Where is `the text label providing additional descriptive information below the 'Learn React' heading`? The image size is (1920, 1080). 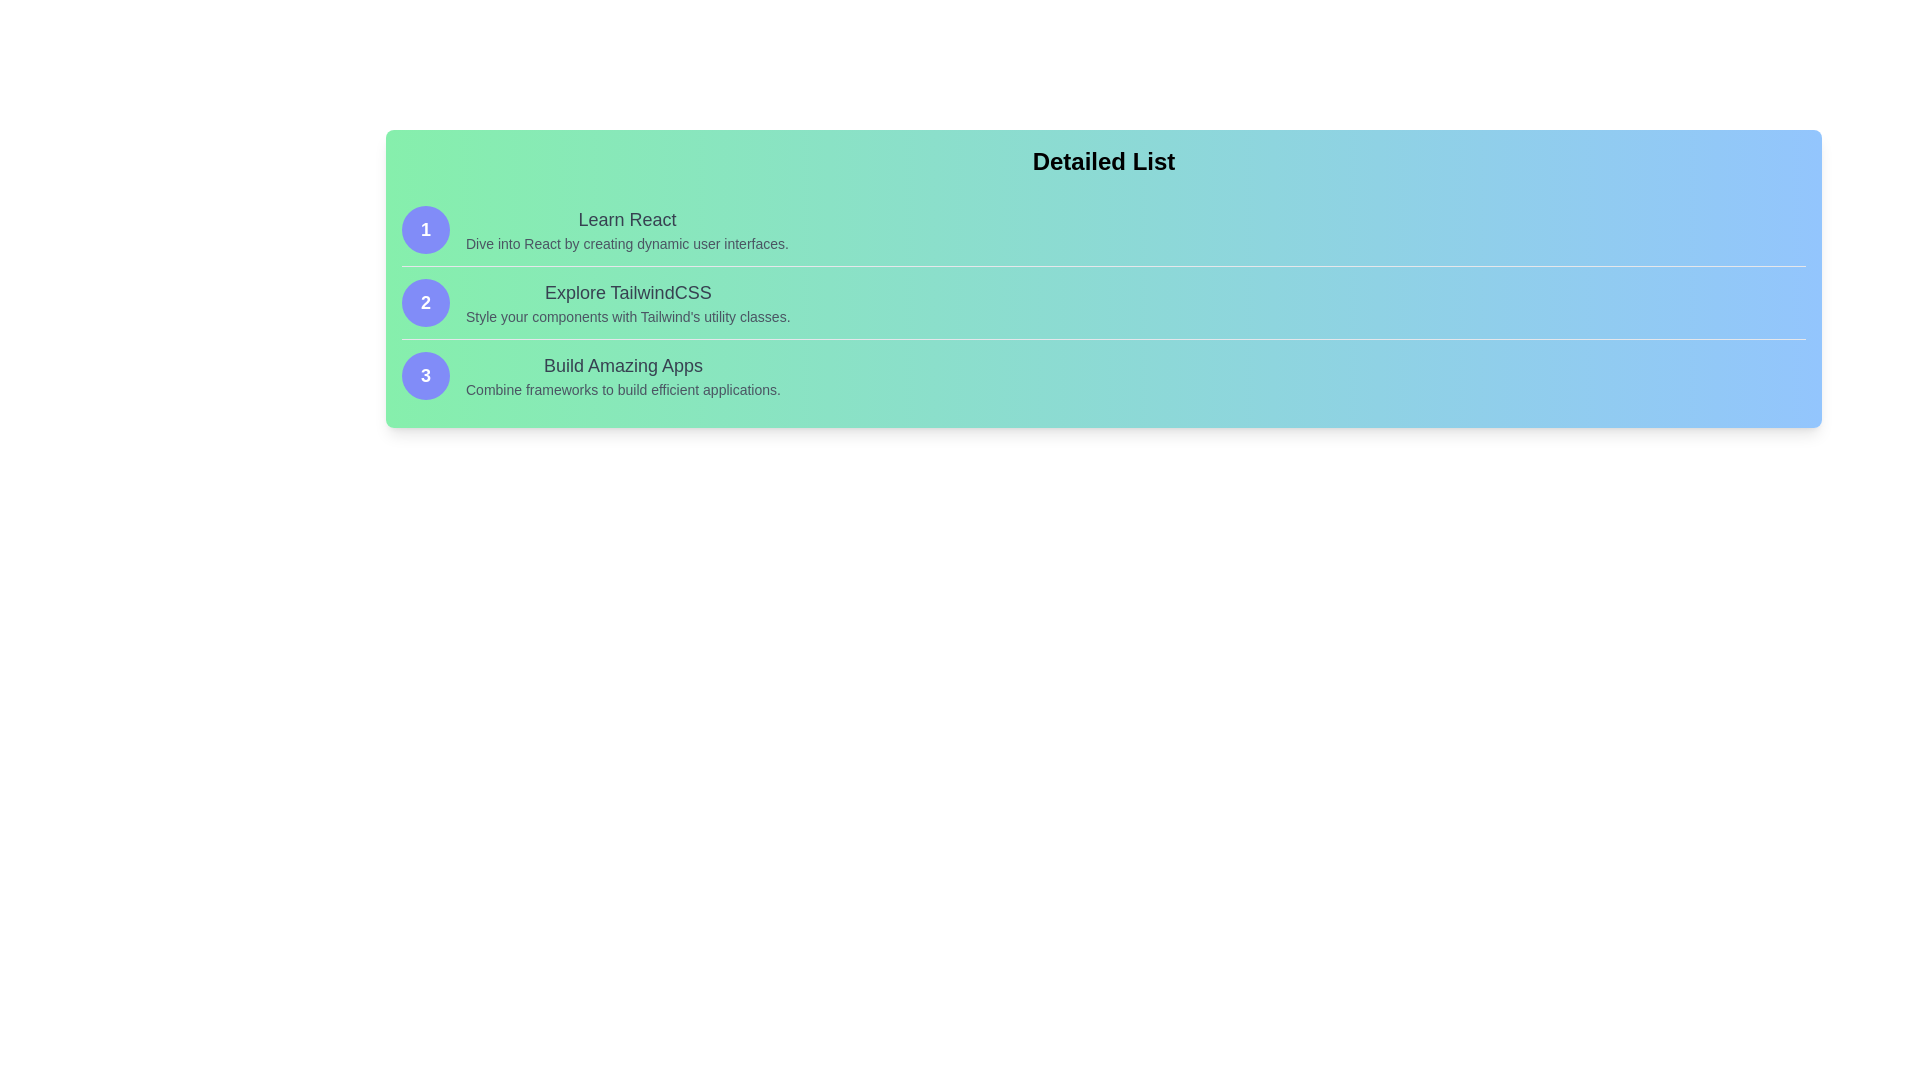
the text label providing additional descriptive information below the 'Learn React' heading is located at coordinates (626, 242).